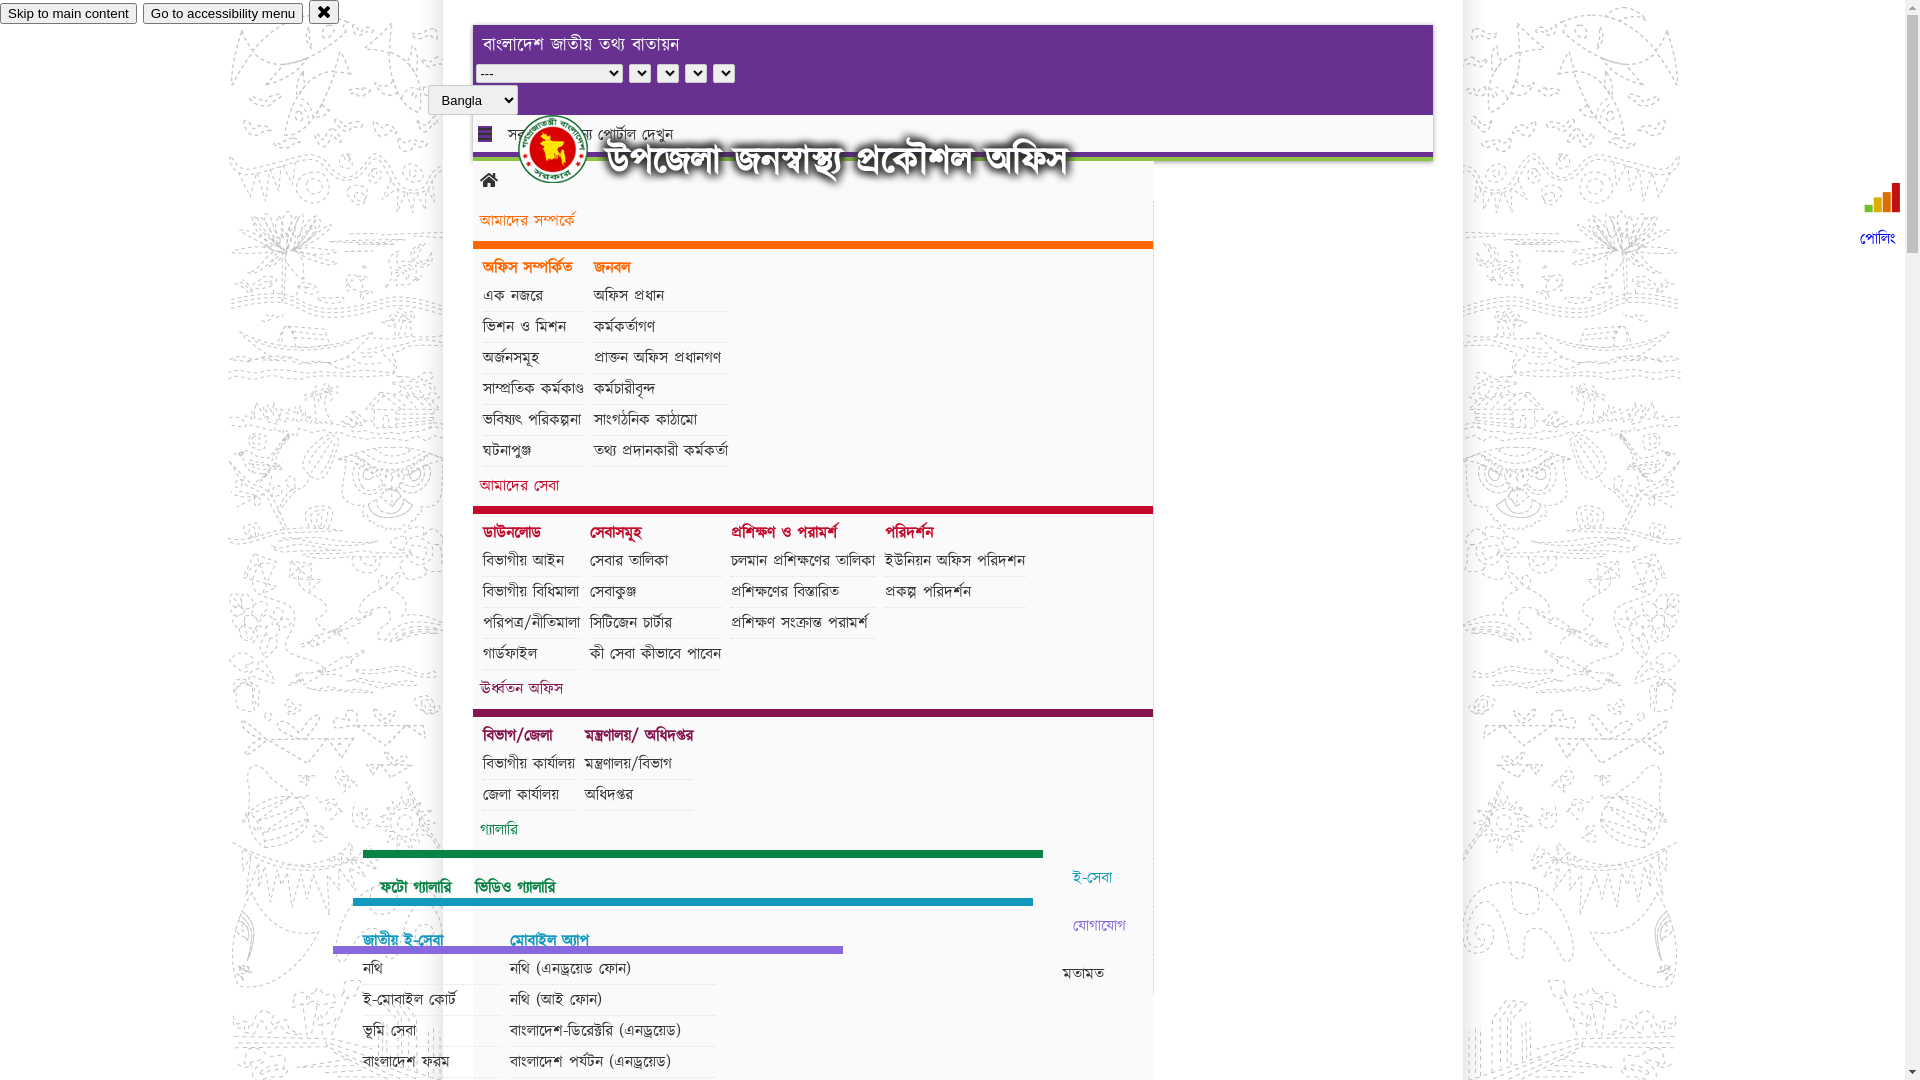  Describe the element at coordinates (68, 13) in the screenshot. I see `'Skip to main content'` at that location.